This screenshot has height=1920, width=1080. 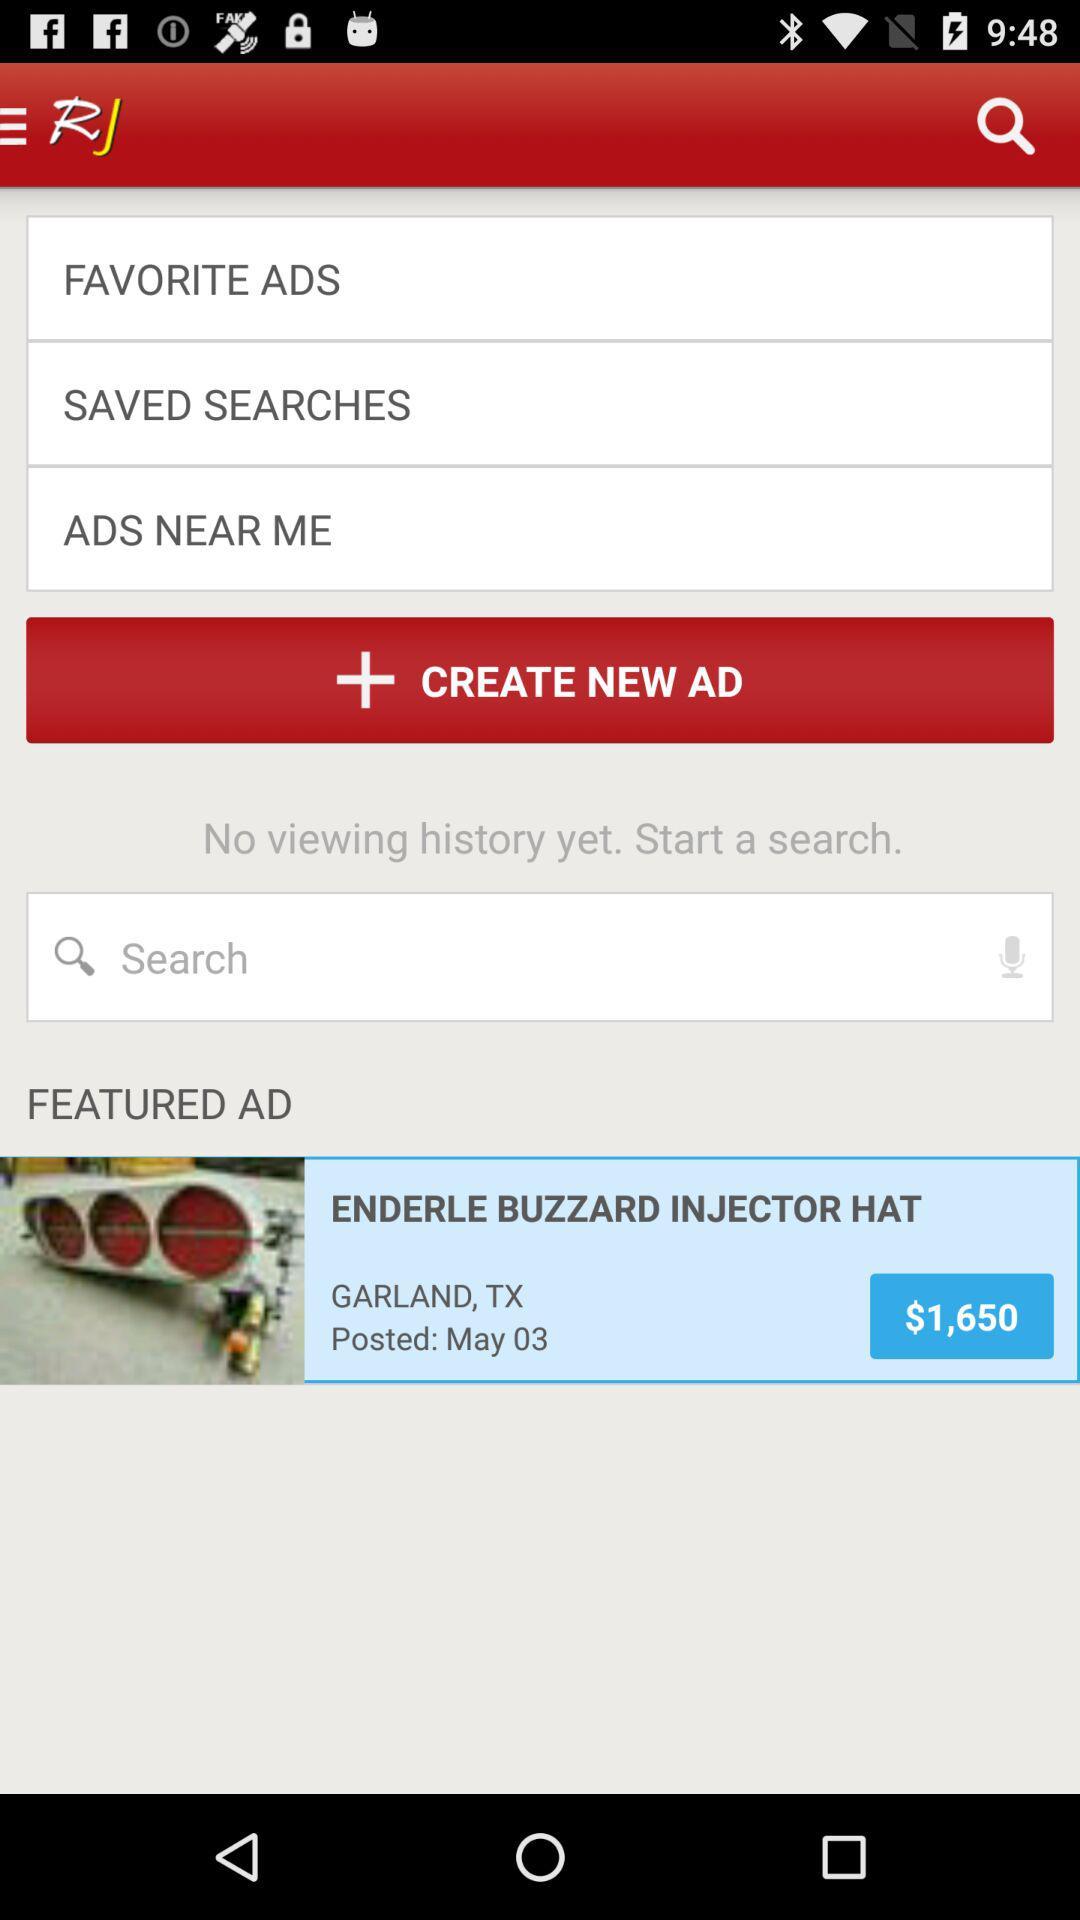 I want to click on the icon below garland, tx, so click(x=586, y=1337).